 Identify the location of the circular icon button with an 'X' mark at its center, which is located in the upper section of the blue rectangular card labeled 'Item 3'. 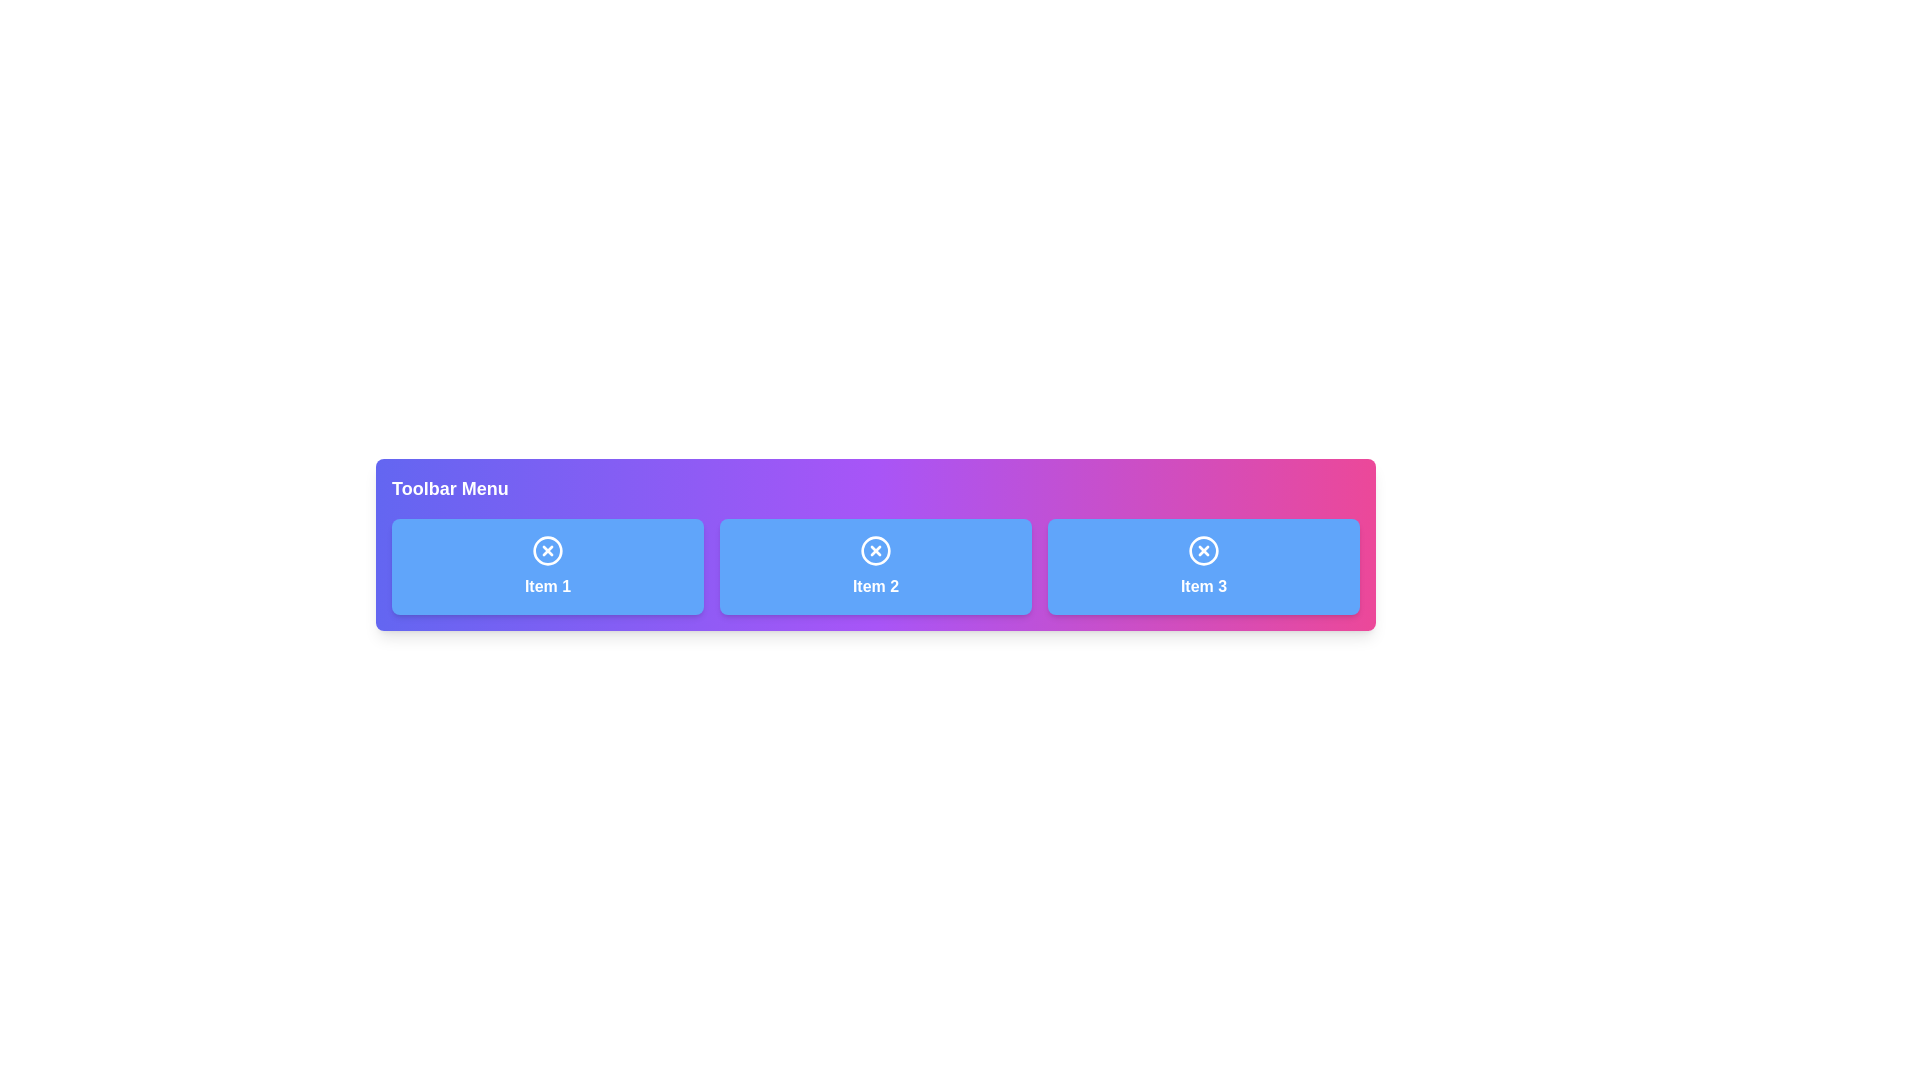
(1203, 551).